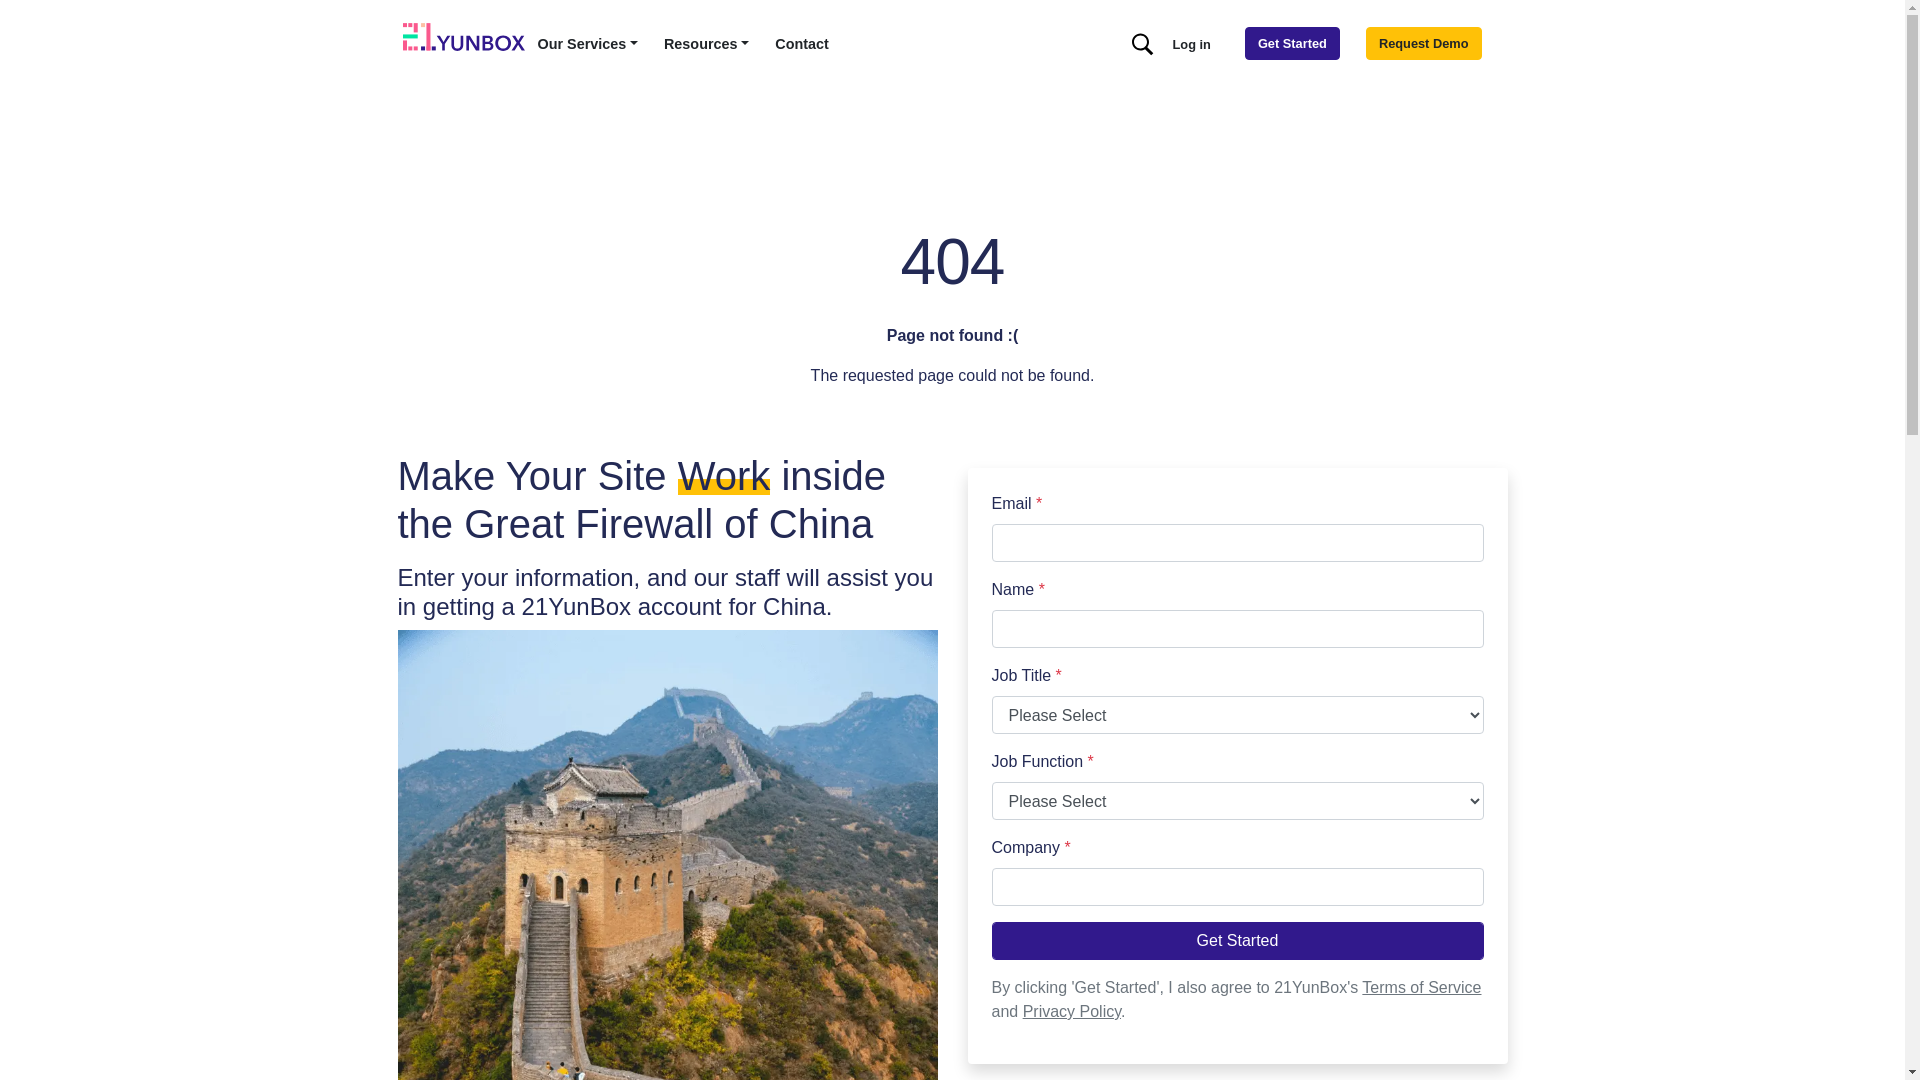  Describe the element at coordinates (1292, 43) in the screenshot. I see `'Get Started'` at that location.